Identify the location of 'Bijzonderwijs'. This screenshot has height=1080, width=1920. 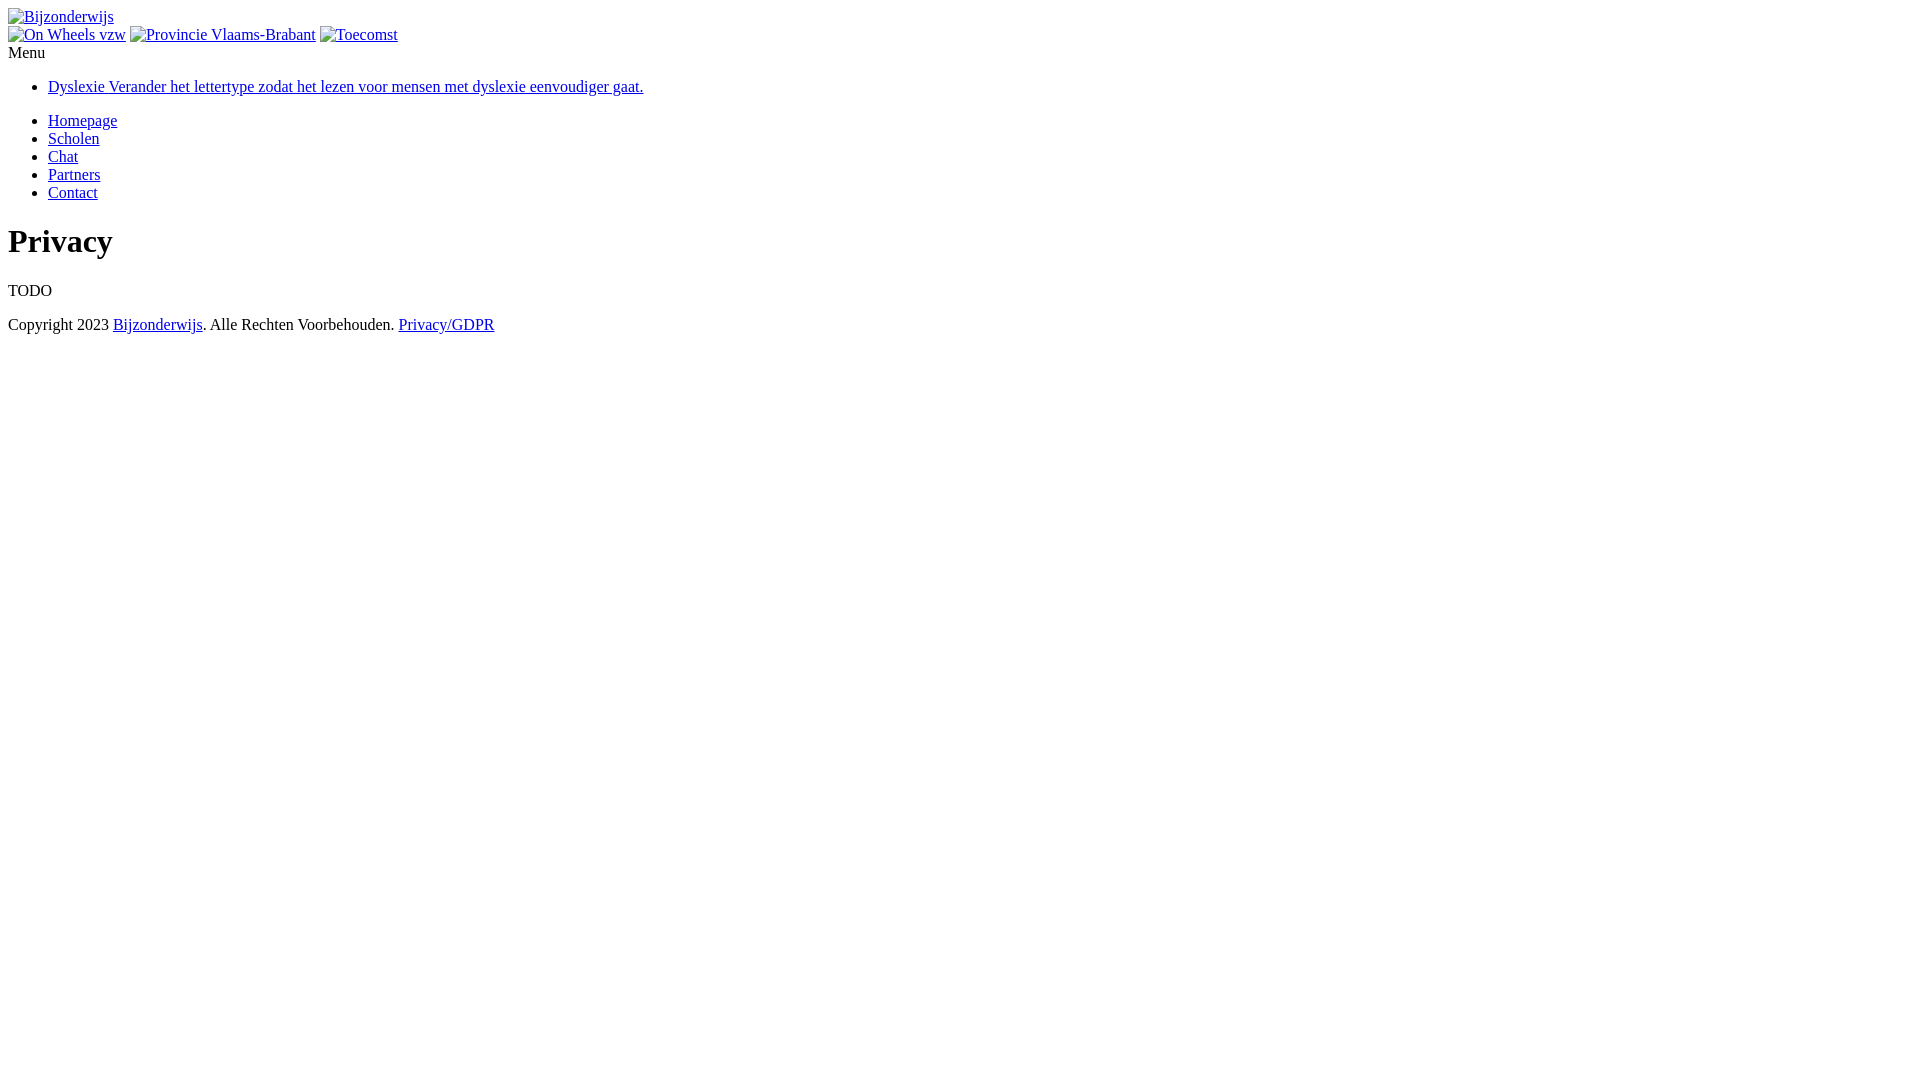
(157, 323).